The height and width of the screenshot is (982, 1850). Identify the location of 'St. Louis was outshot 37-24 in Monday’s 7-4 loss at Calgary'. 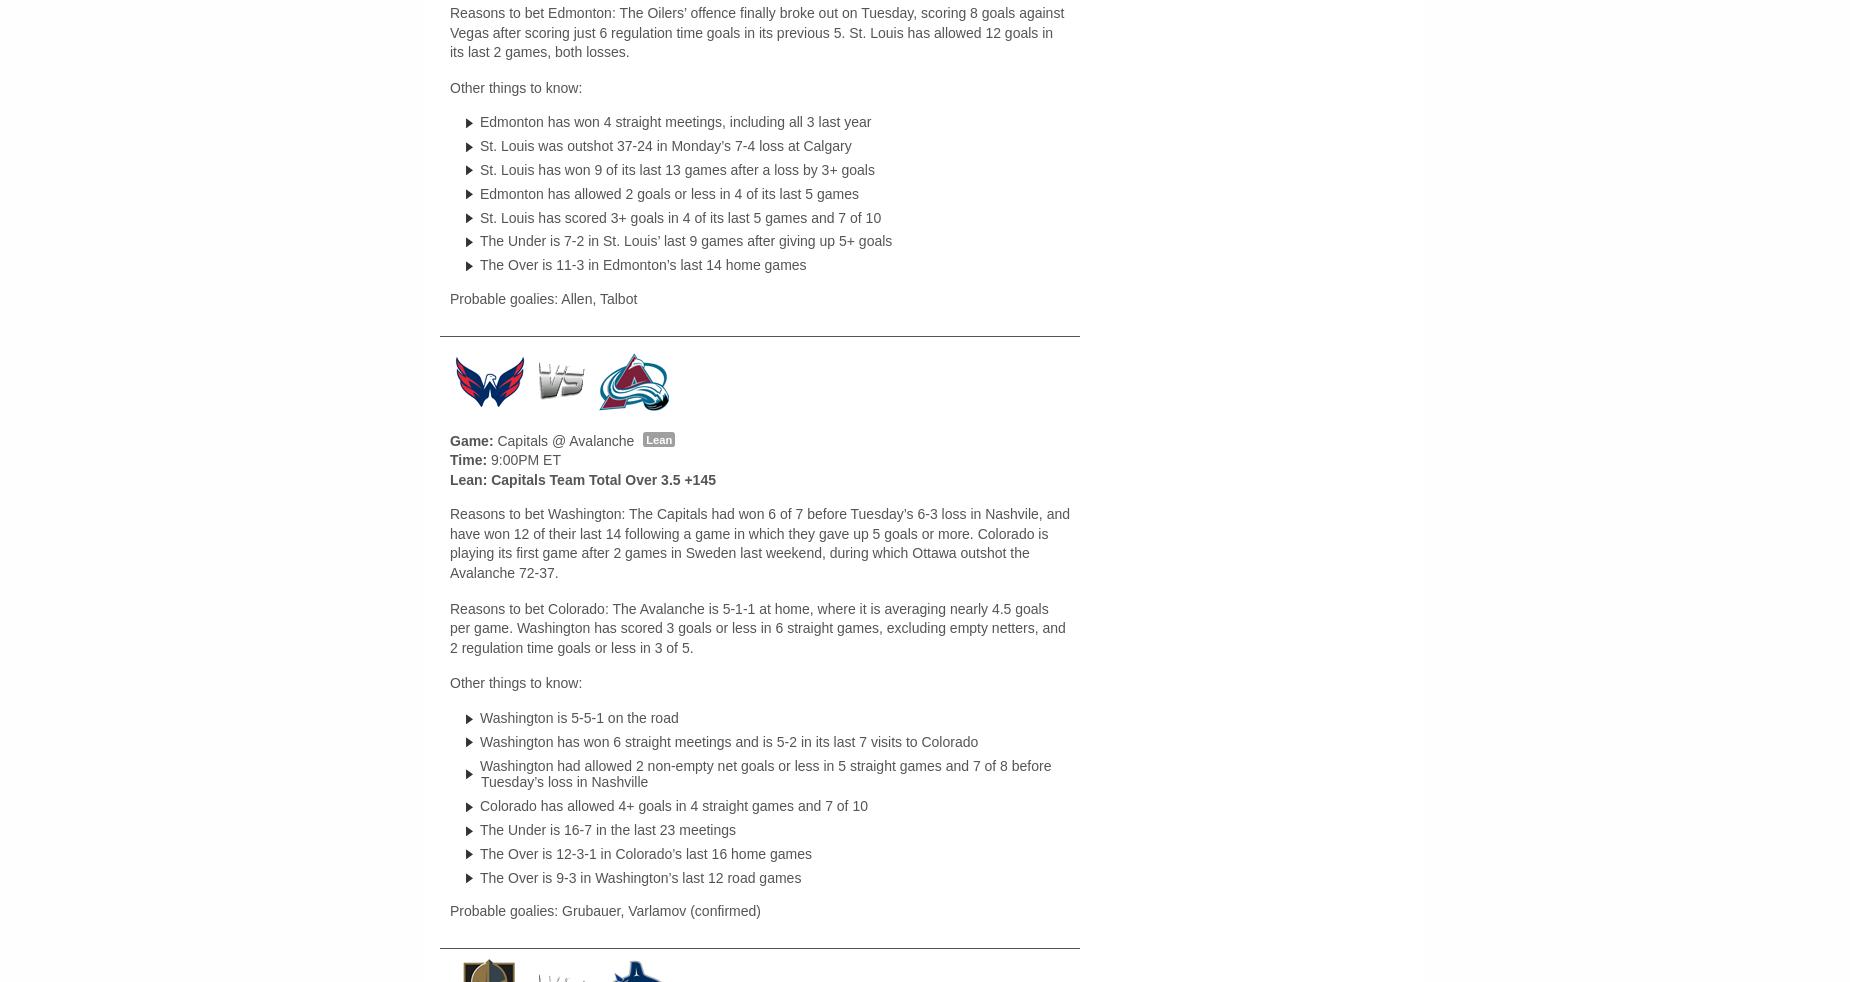
(665, 145).